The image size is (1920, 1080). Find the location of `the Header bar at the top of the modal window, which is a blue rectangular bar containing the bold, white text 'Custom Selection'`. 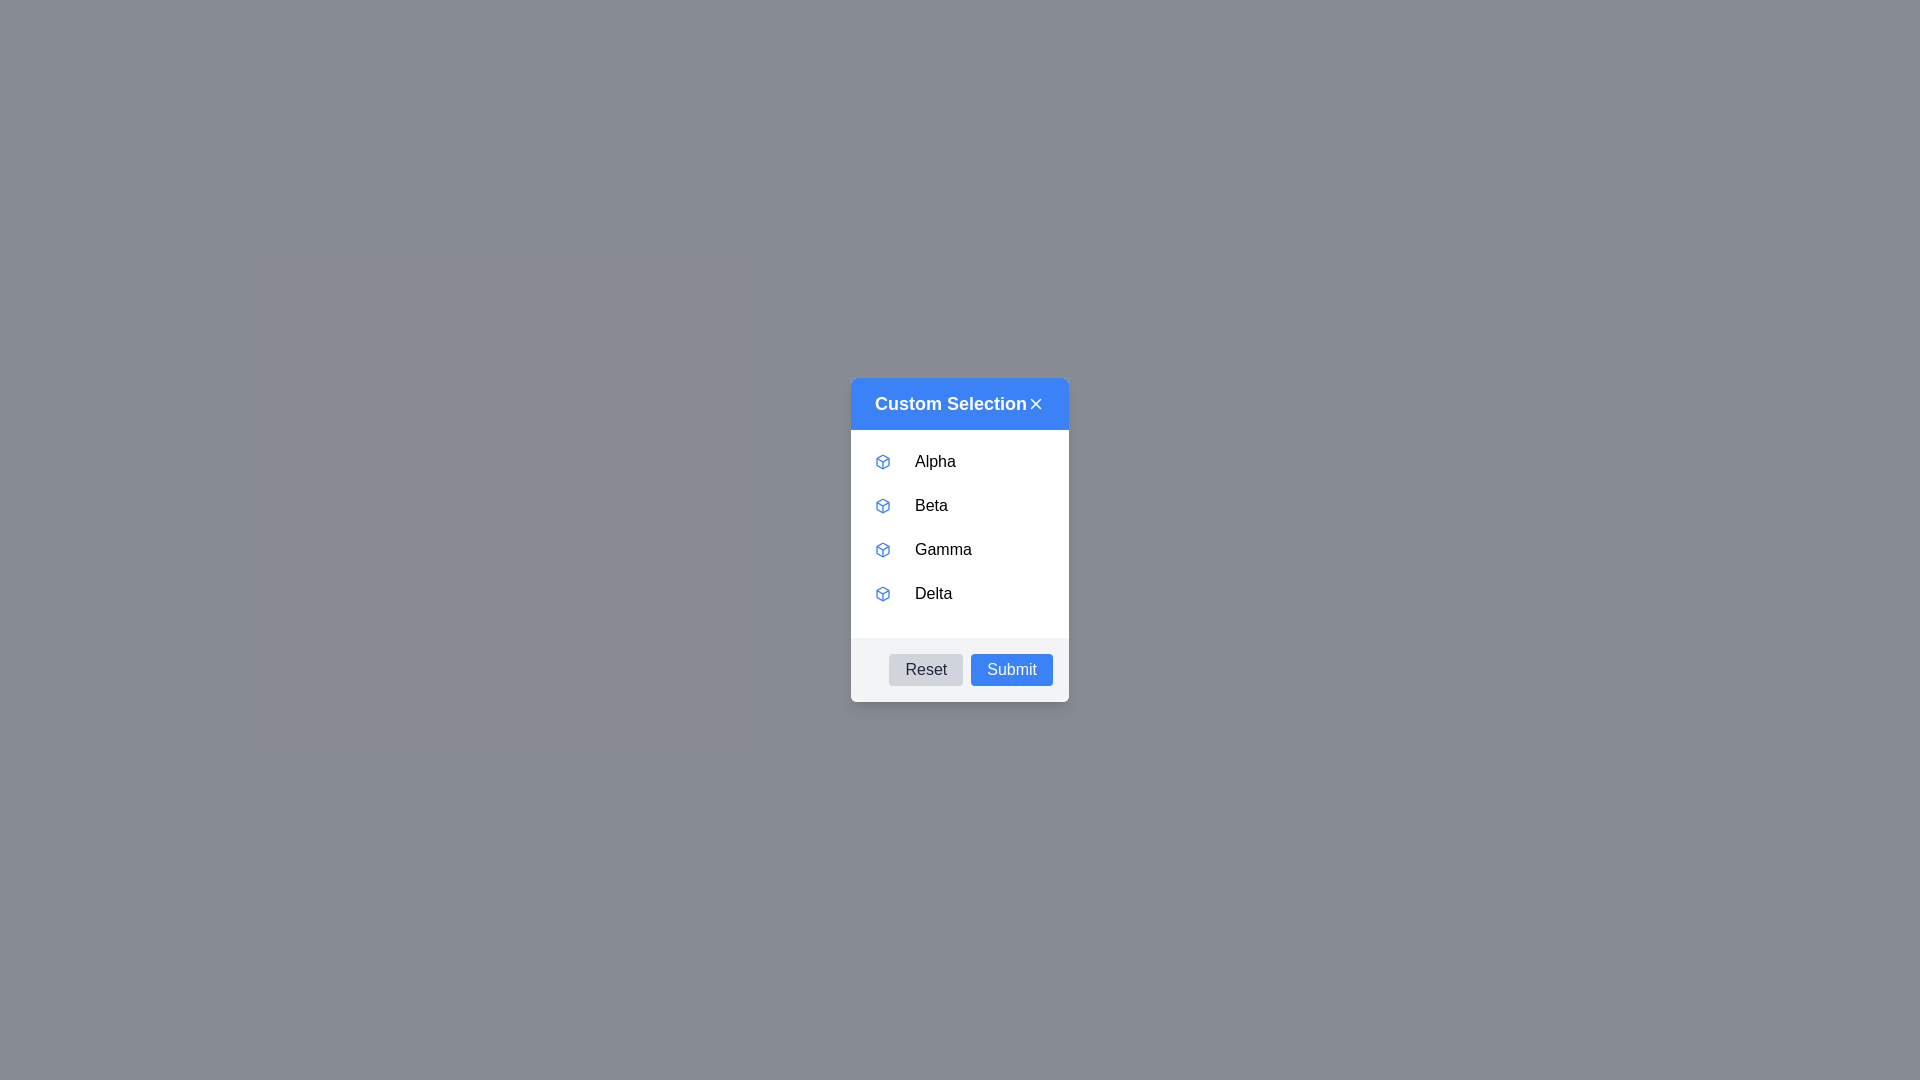

the Header bar at the top of the modal window, which is a blue rectangular bar containing the bold, white text 'Custom Selection' is located at coordinates (960, 404).